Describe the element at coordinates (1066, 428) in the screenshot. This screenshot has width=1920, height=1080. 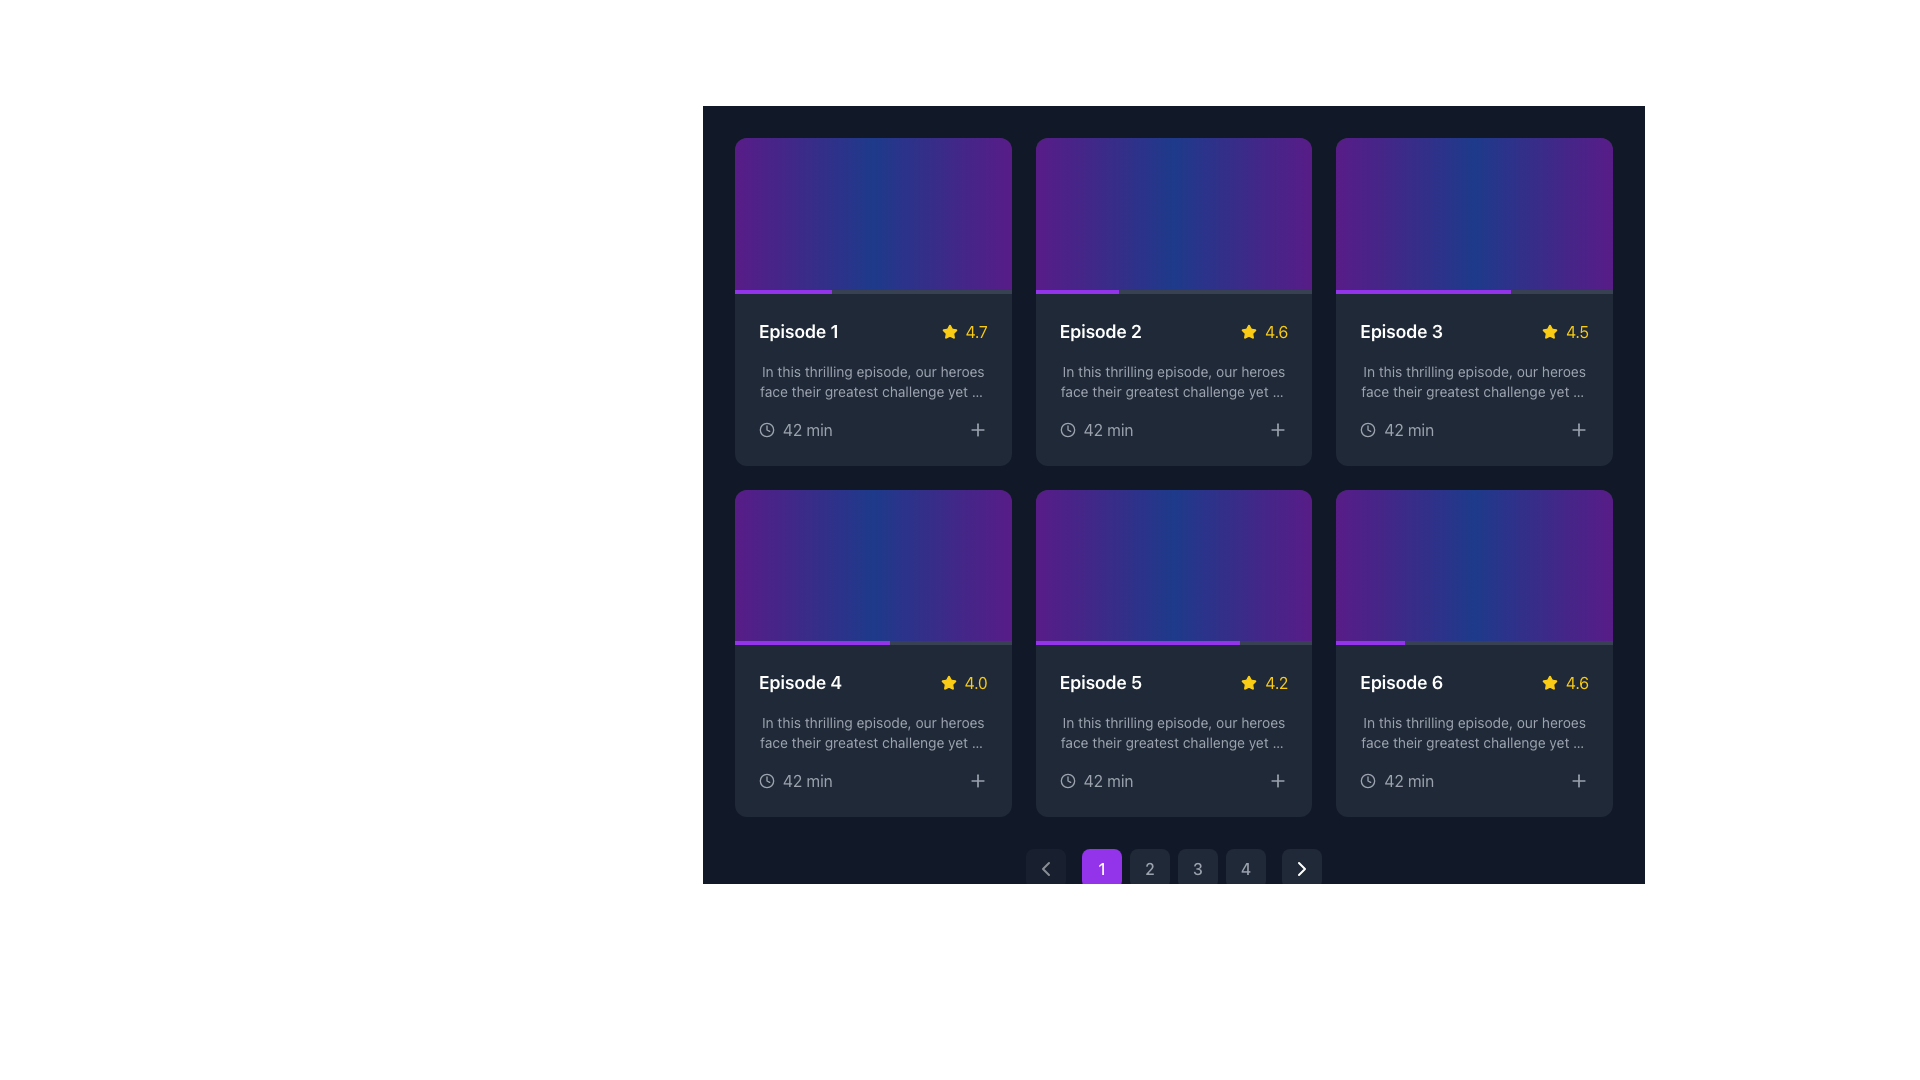
I see `the circular clock icon located in the bottom section of the card for Episode 2, positioned to the left of the '42 min' text` at that location.